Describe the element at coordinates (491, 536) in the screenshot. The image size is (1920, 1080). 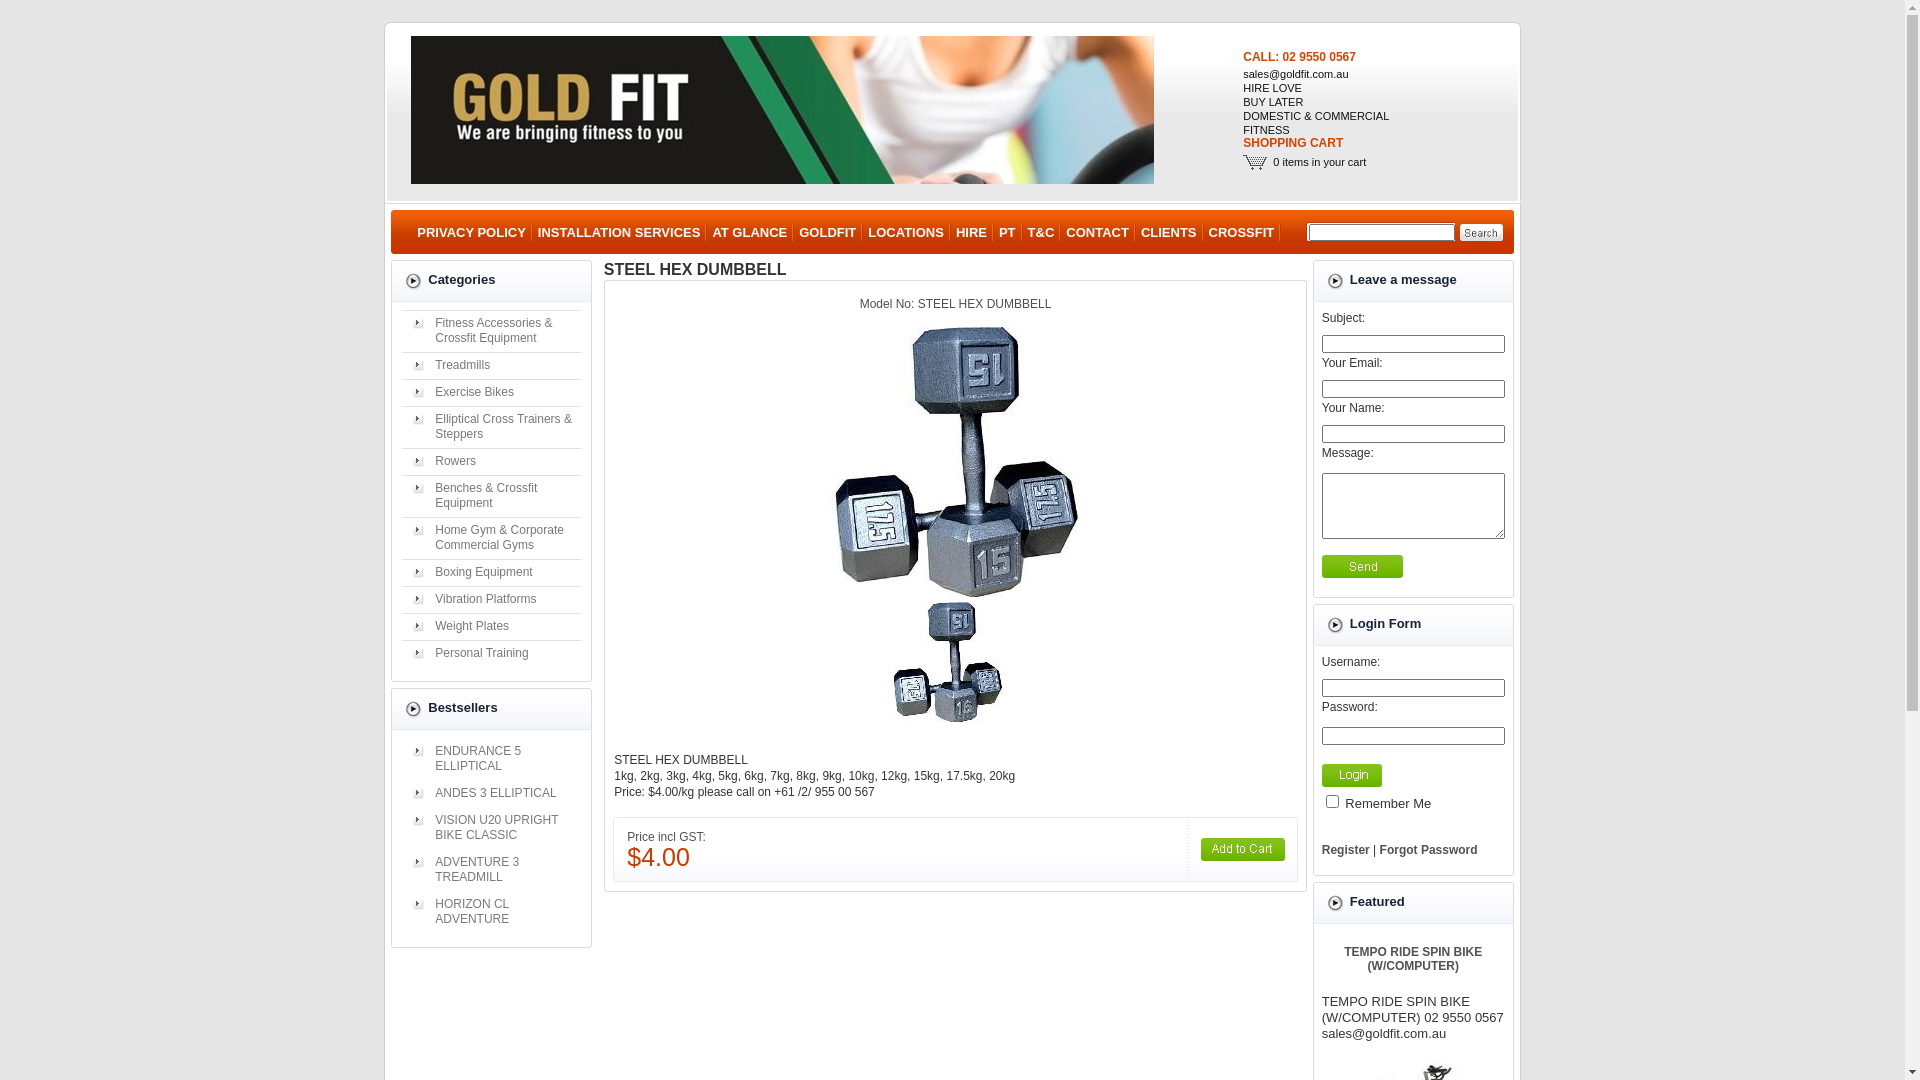
I see `'Home Gym & Corporate Commercial Gyms'` at that location.